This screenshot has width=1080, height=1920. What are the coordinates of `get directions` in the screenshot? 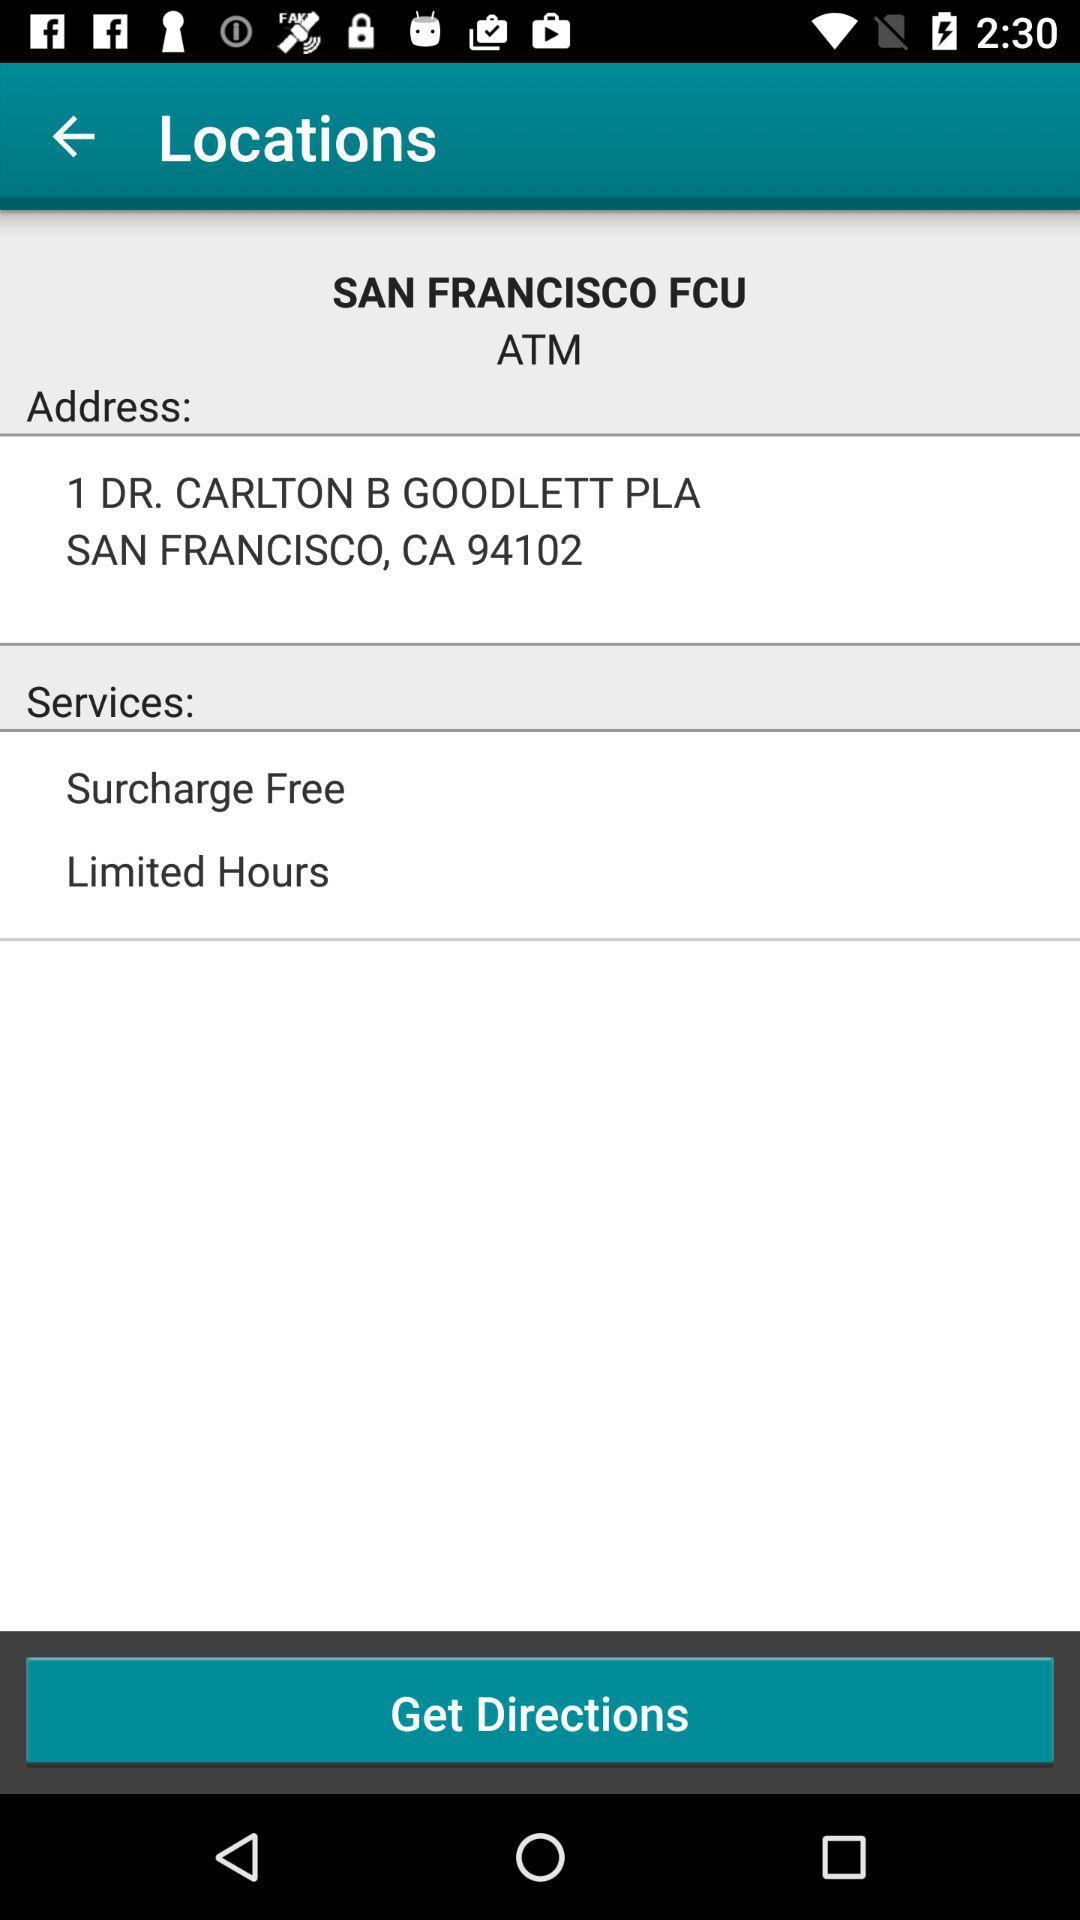 It's located at (540, 1711).